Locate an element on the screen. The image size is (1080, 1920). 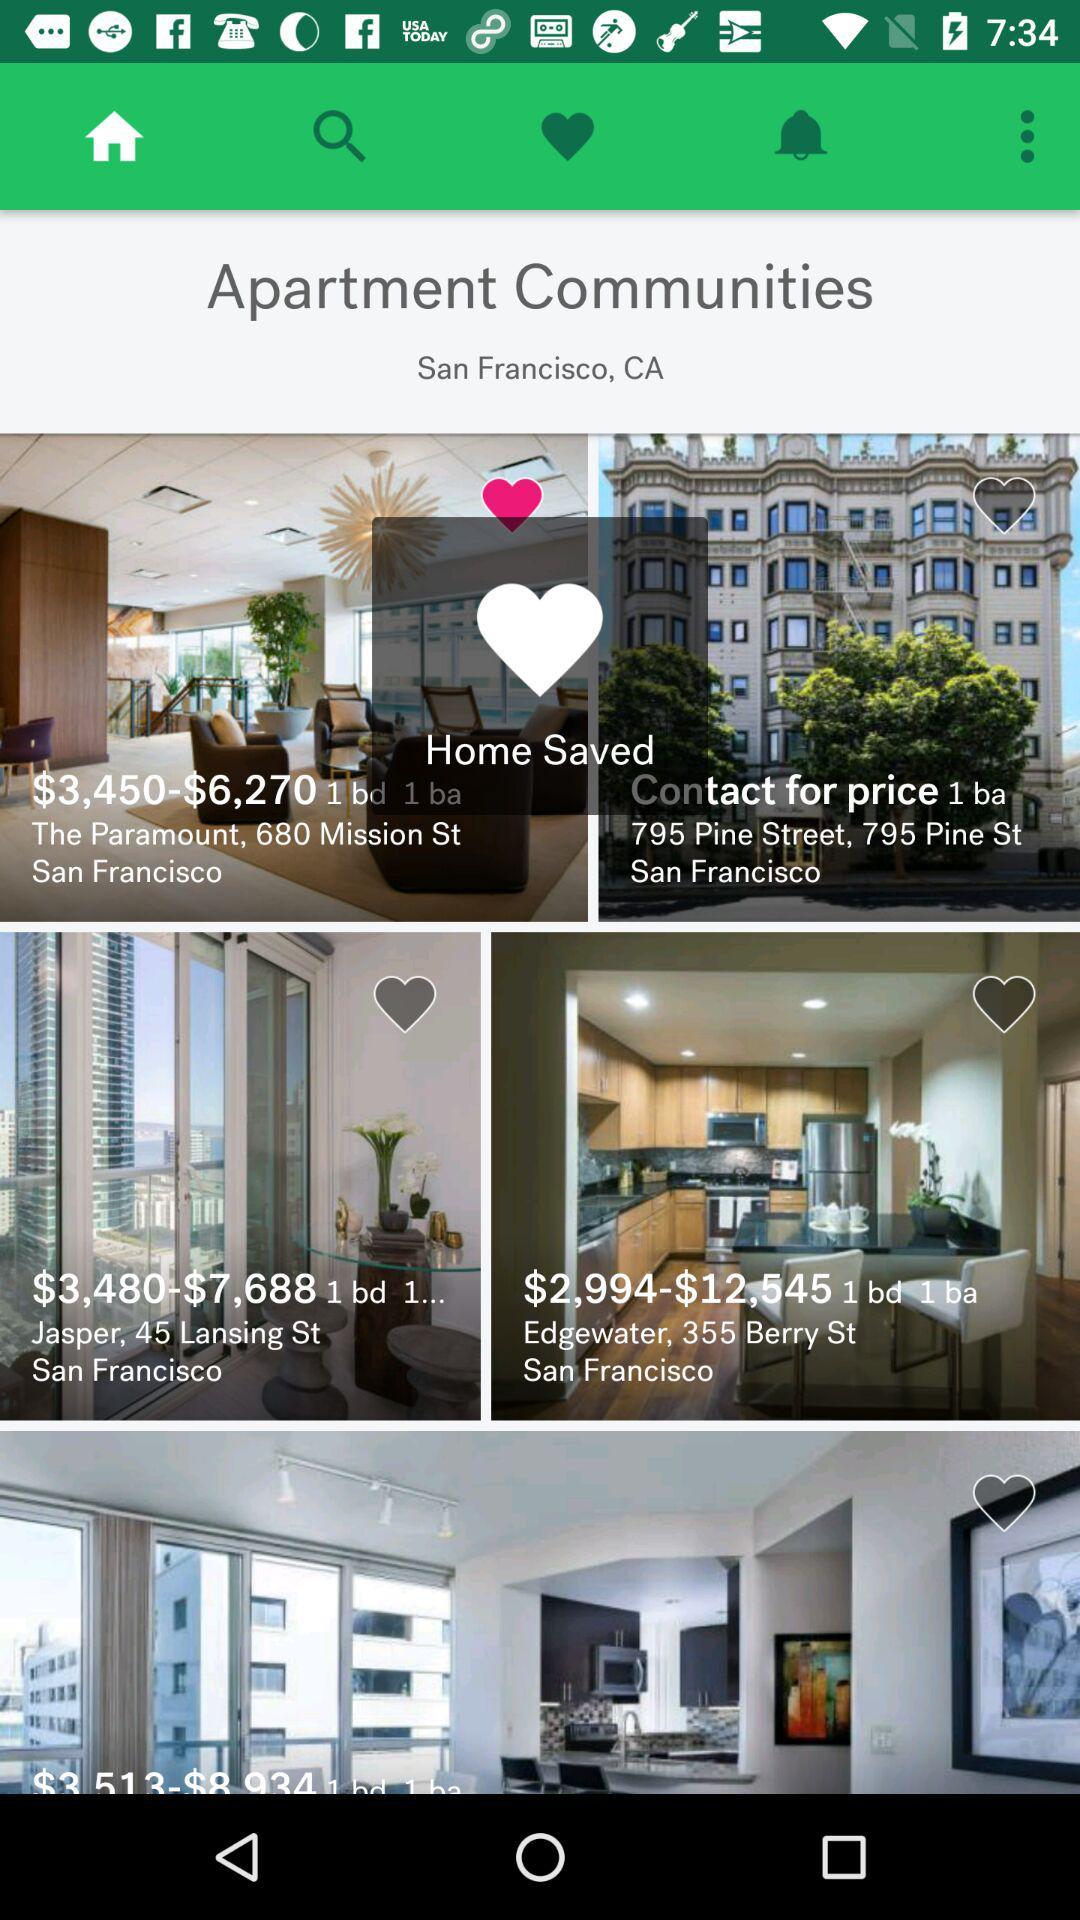
the home page is located at coordinates (114, 135).